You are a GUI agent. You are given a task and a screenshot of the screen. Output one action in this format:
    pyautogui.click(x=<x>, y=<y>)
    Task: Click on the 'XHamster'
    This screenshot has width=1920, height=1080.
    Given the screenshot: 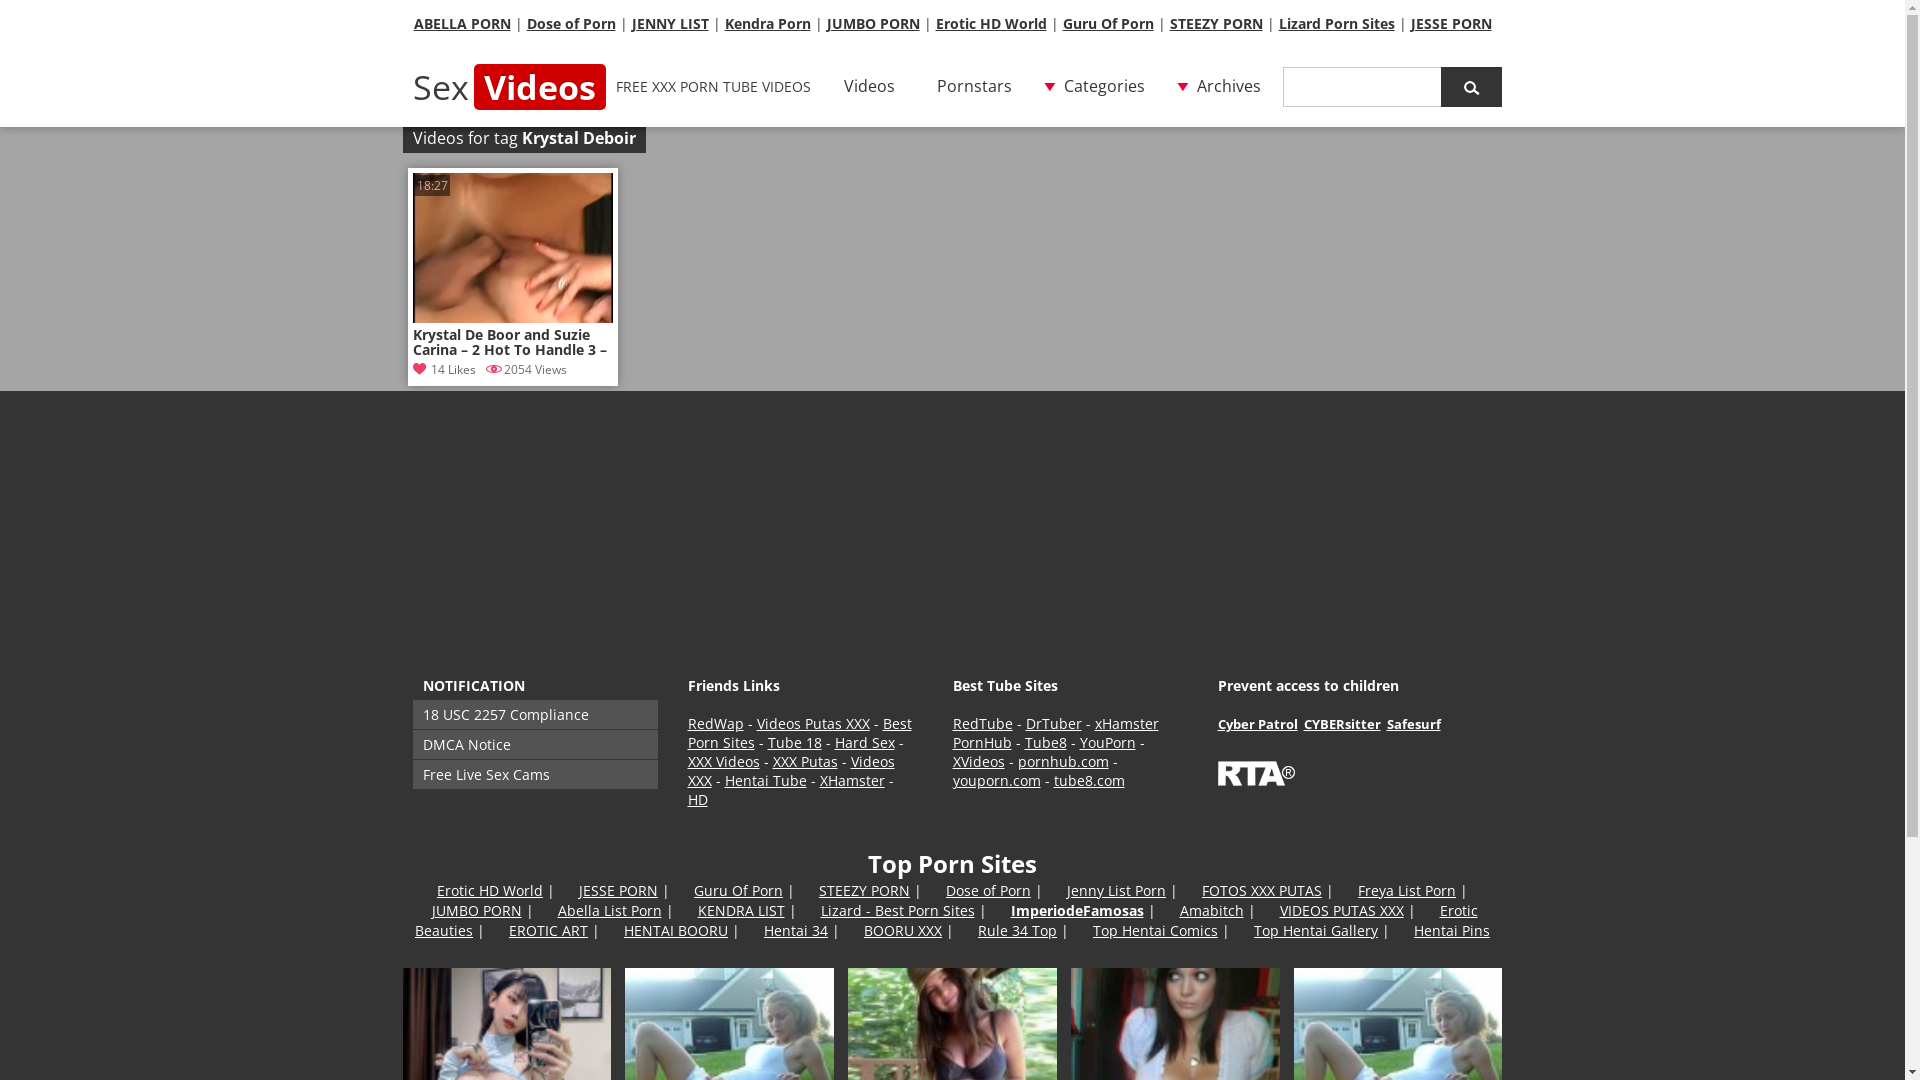 What is the action you would take?
    pyautogui.click(x=820, y=779)
    